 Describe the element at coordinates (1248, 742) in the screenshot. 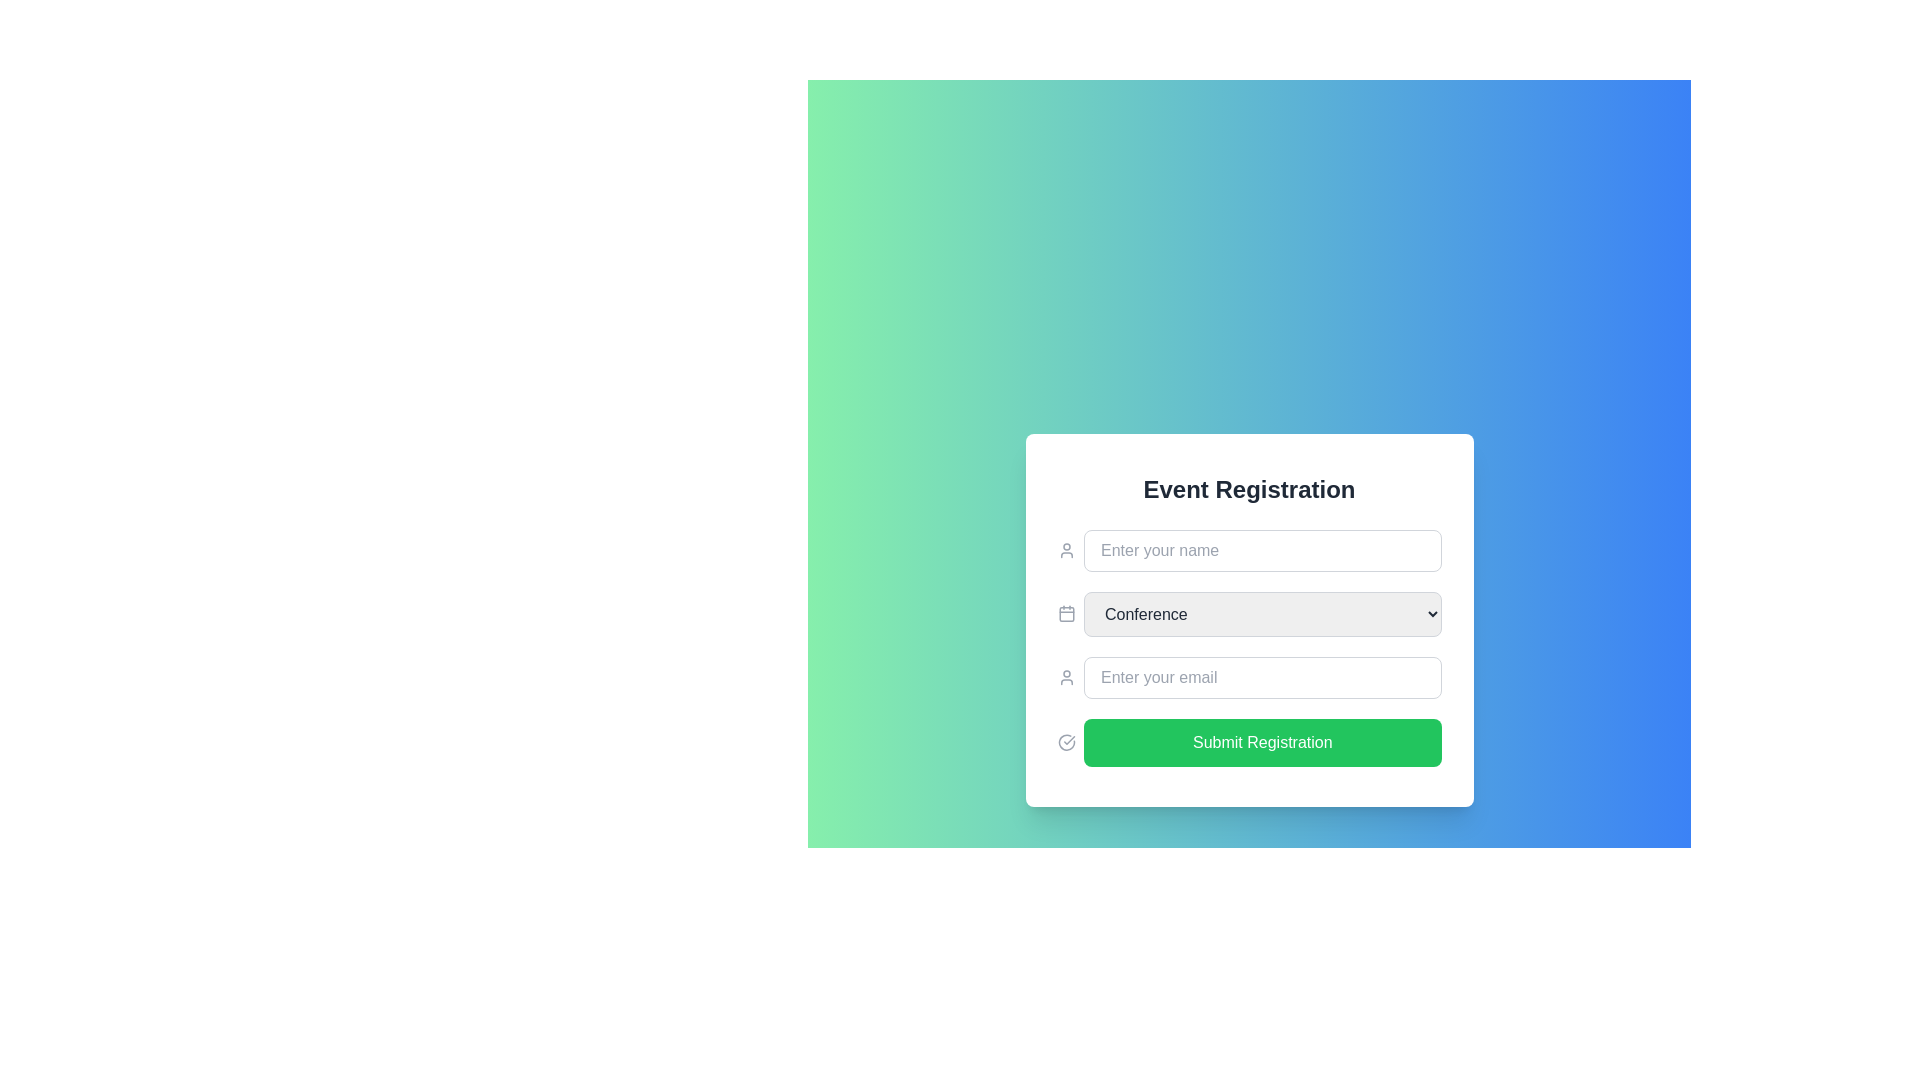

I see `the submit button for the registration form to observe the hover effect` at that location.